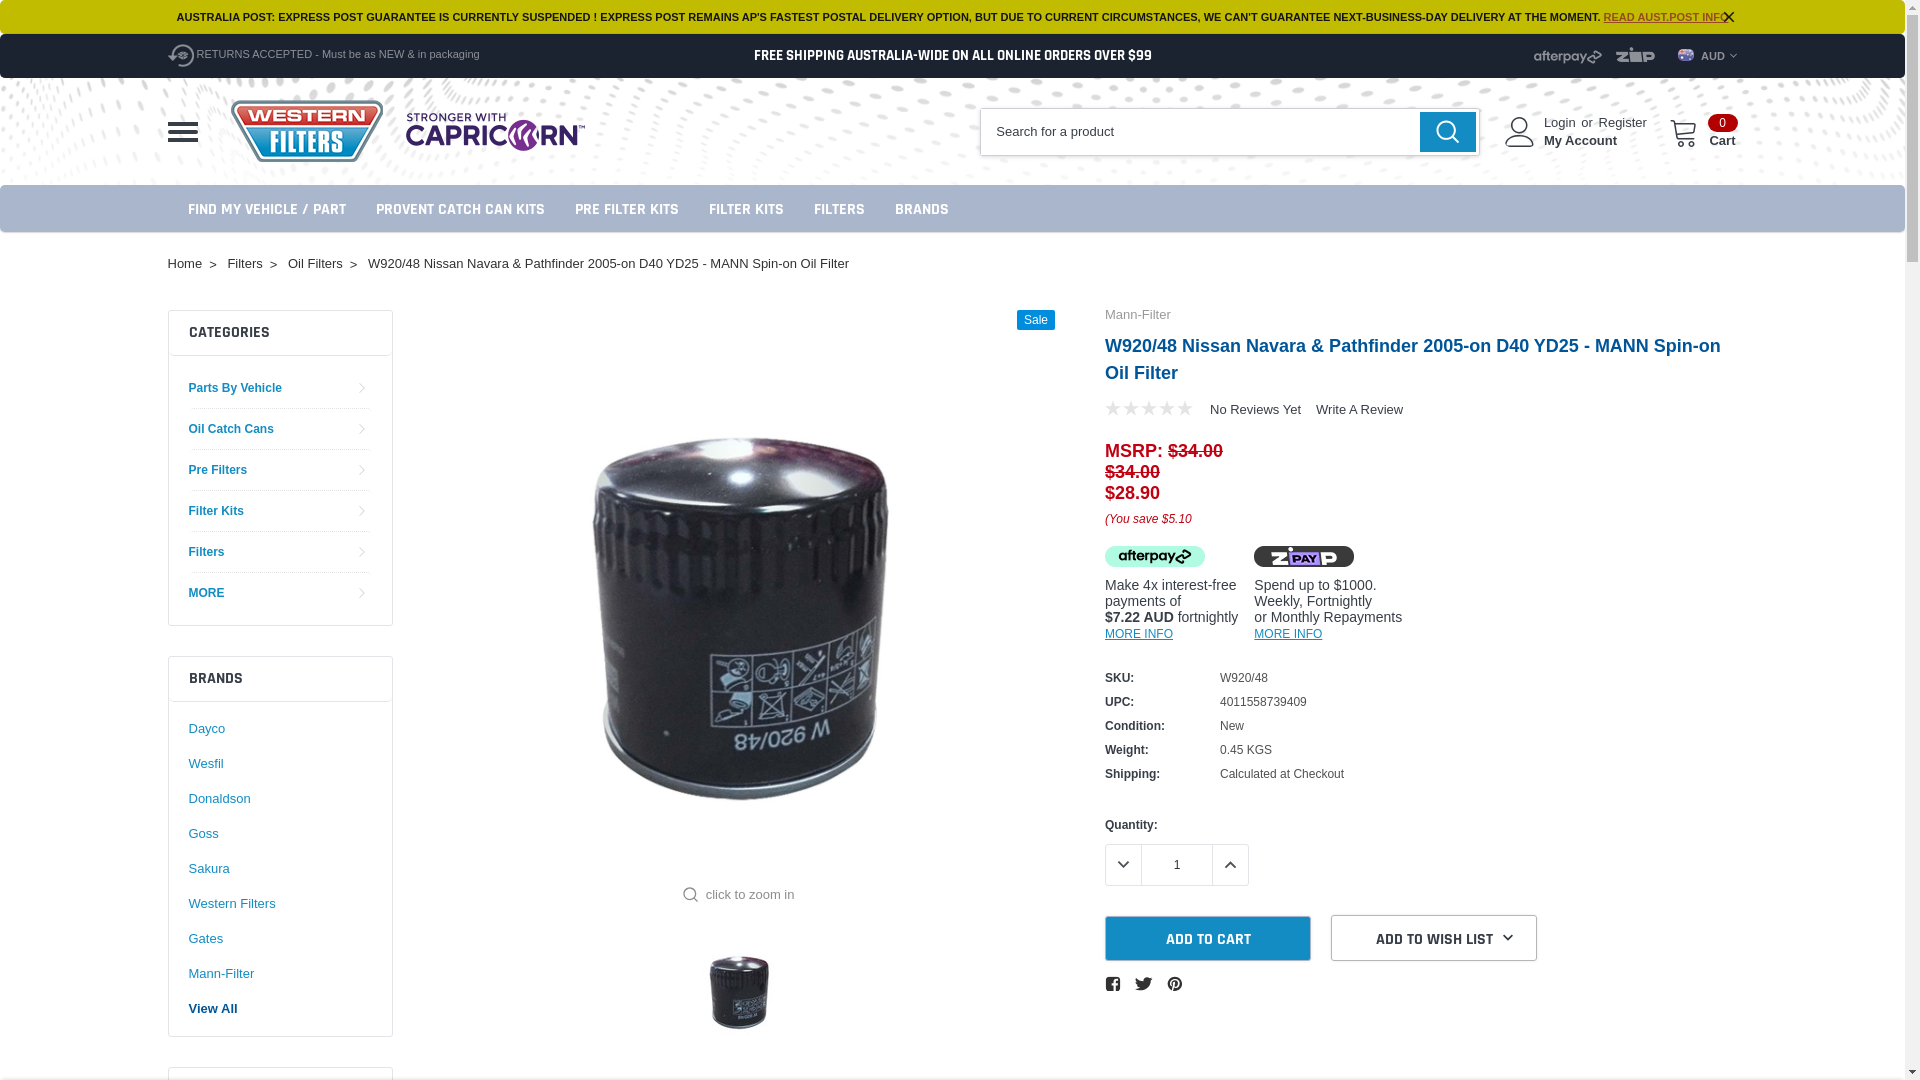 This screenshot has height=1080, width=1920. I want to click on '0, so click(1702, 131).